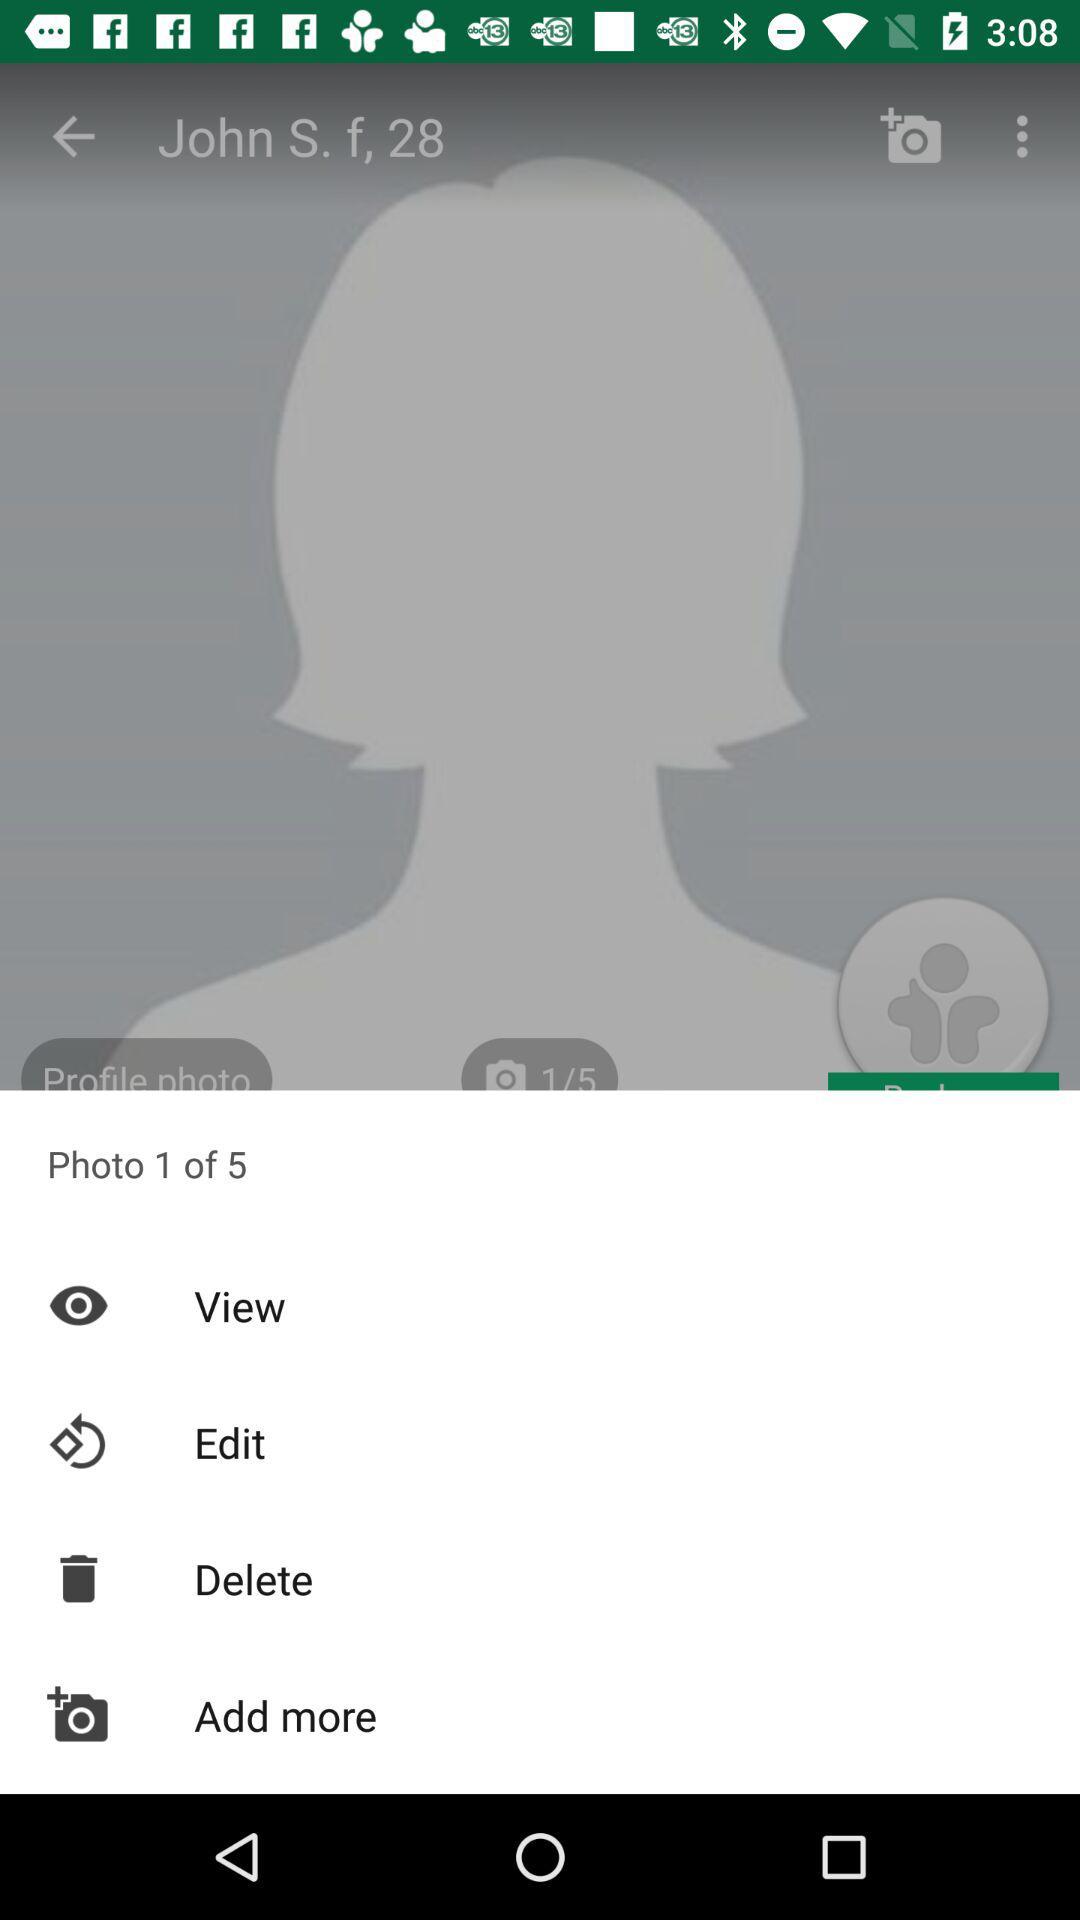 This screenshot has width=1080, height=1920. What do you see at coordinates (540, 1442) in the screenshot?
I see `edit item` at bounding box center [540, 1442].